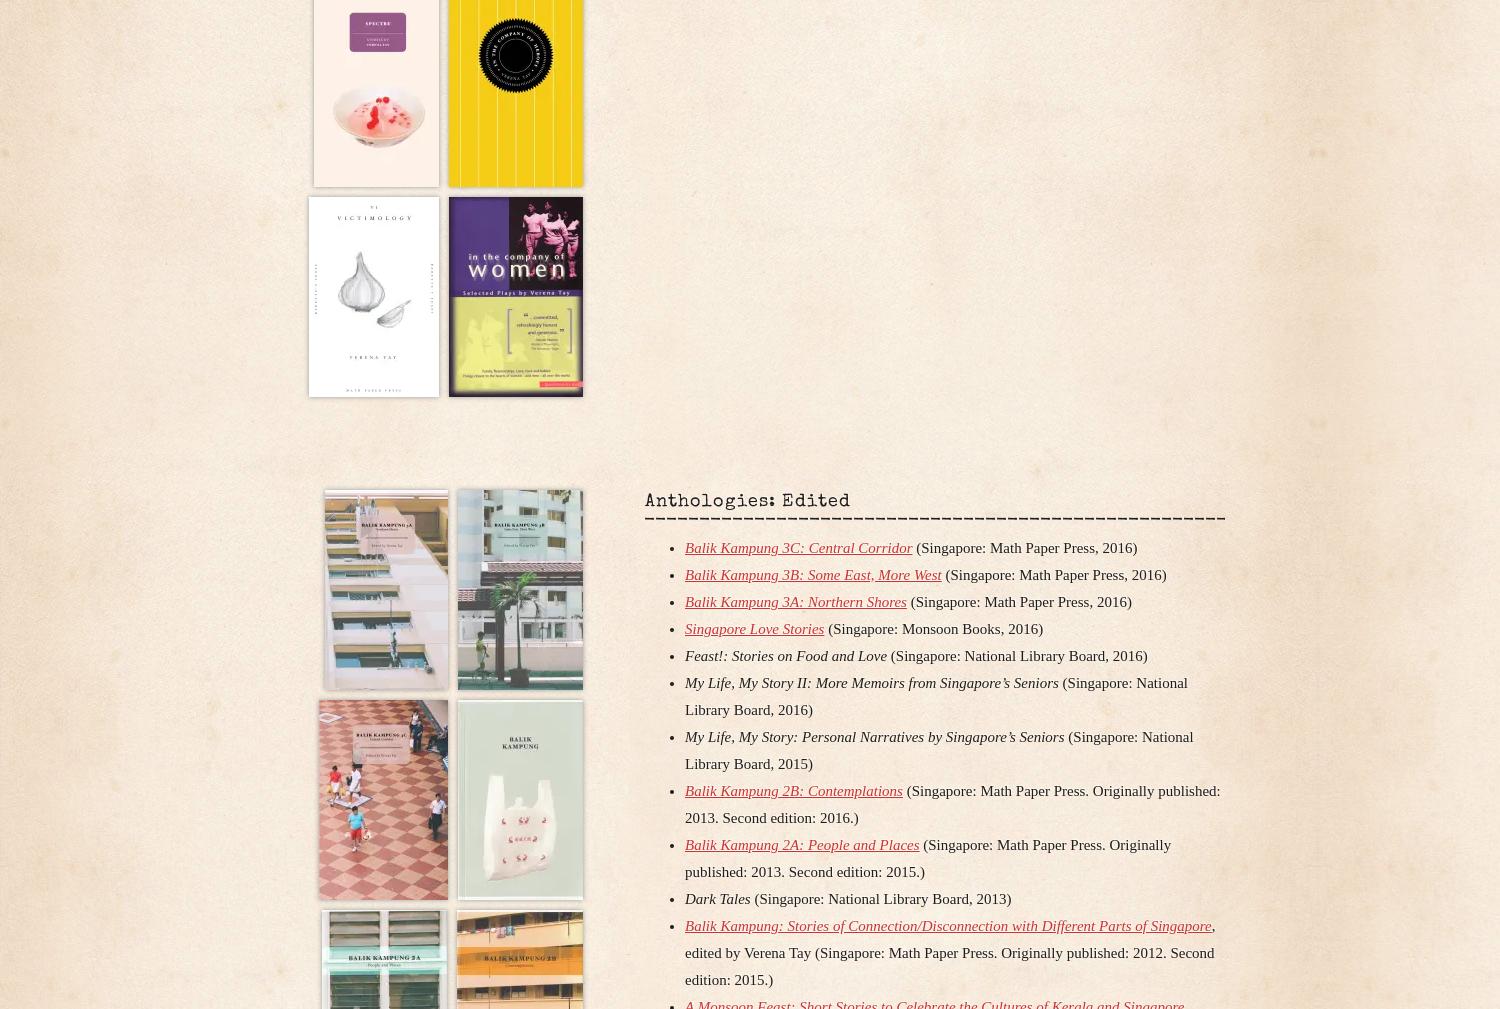  What do you see at coordinates (798, 546) in the screenshot?
I see `'Balik Kampung 3C: Central Corridor'` at bounding box center [798, 546].